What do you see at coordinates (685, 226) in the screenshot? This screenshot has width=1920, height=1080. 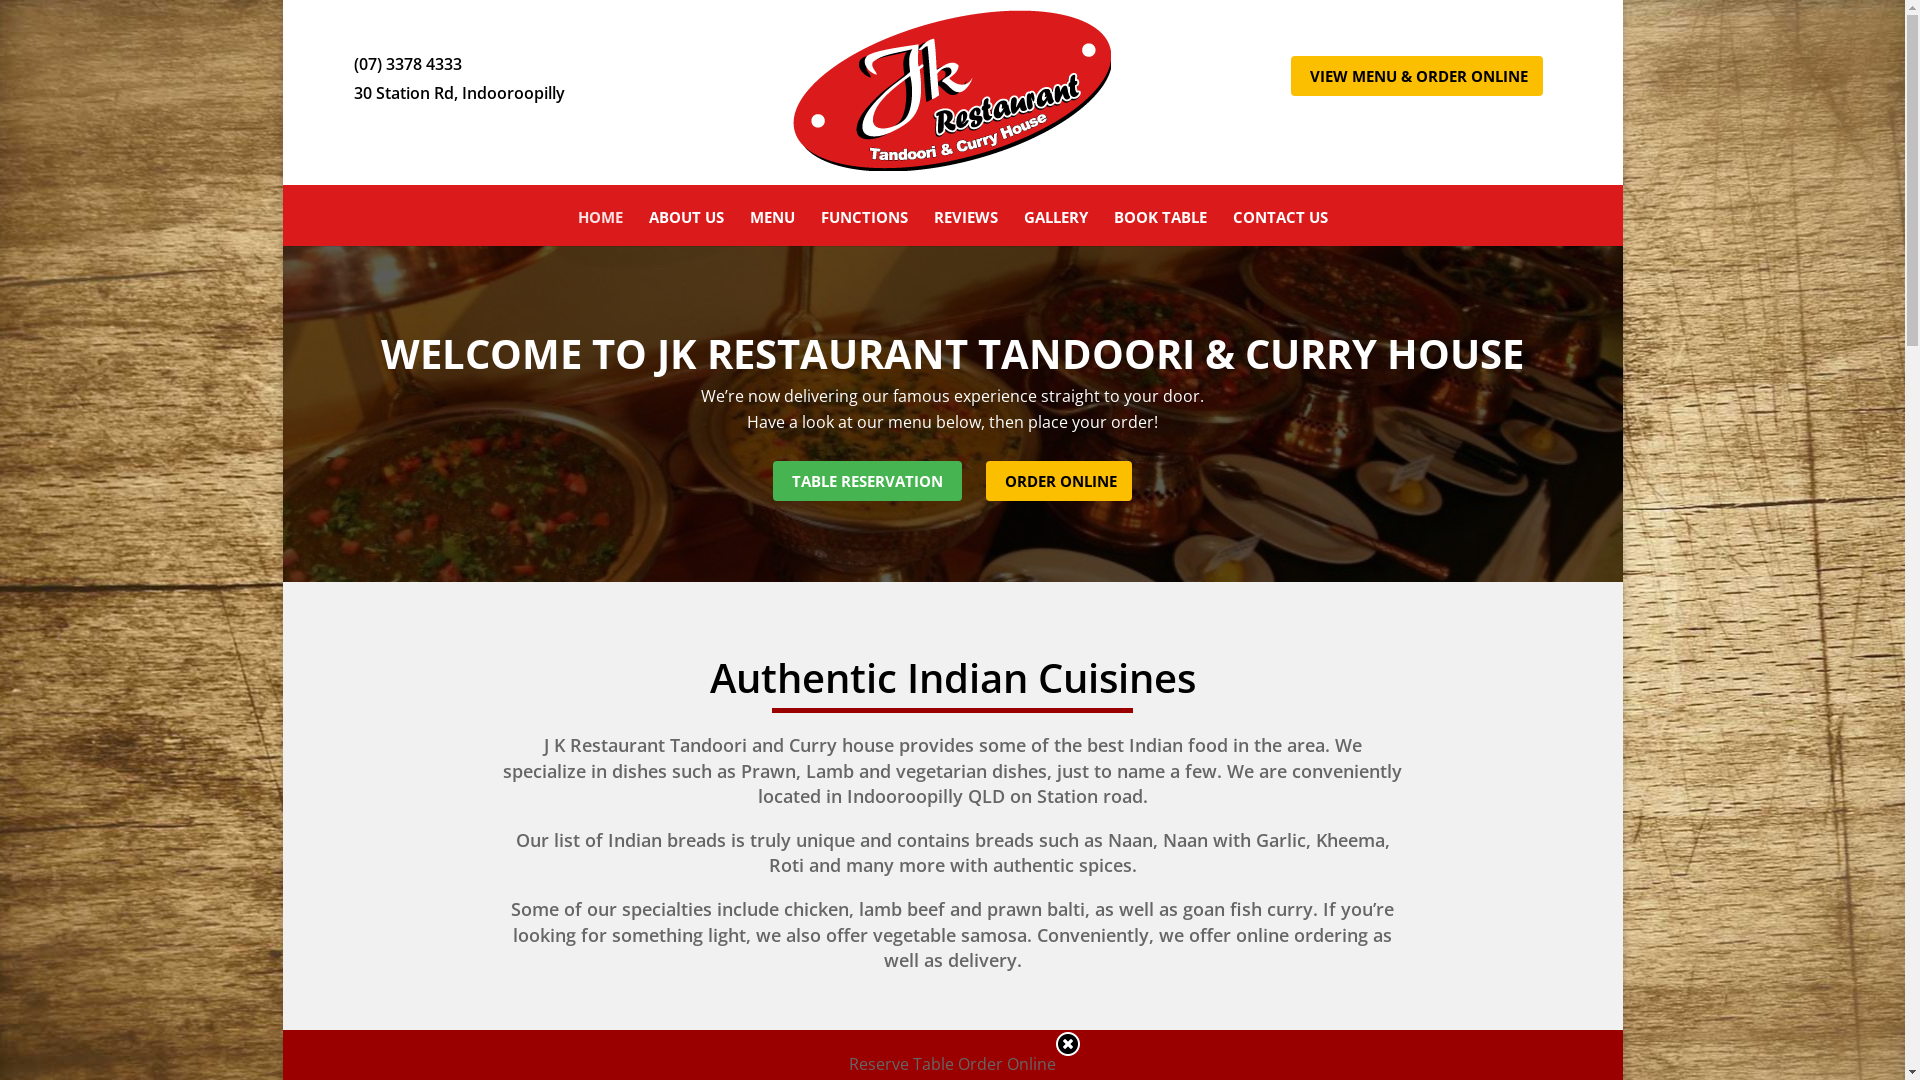 I see `'ABOUT US'` at bounding box center [685, 226].